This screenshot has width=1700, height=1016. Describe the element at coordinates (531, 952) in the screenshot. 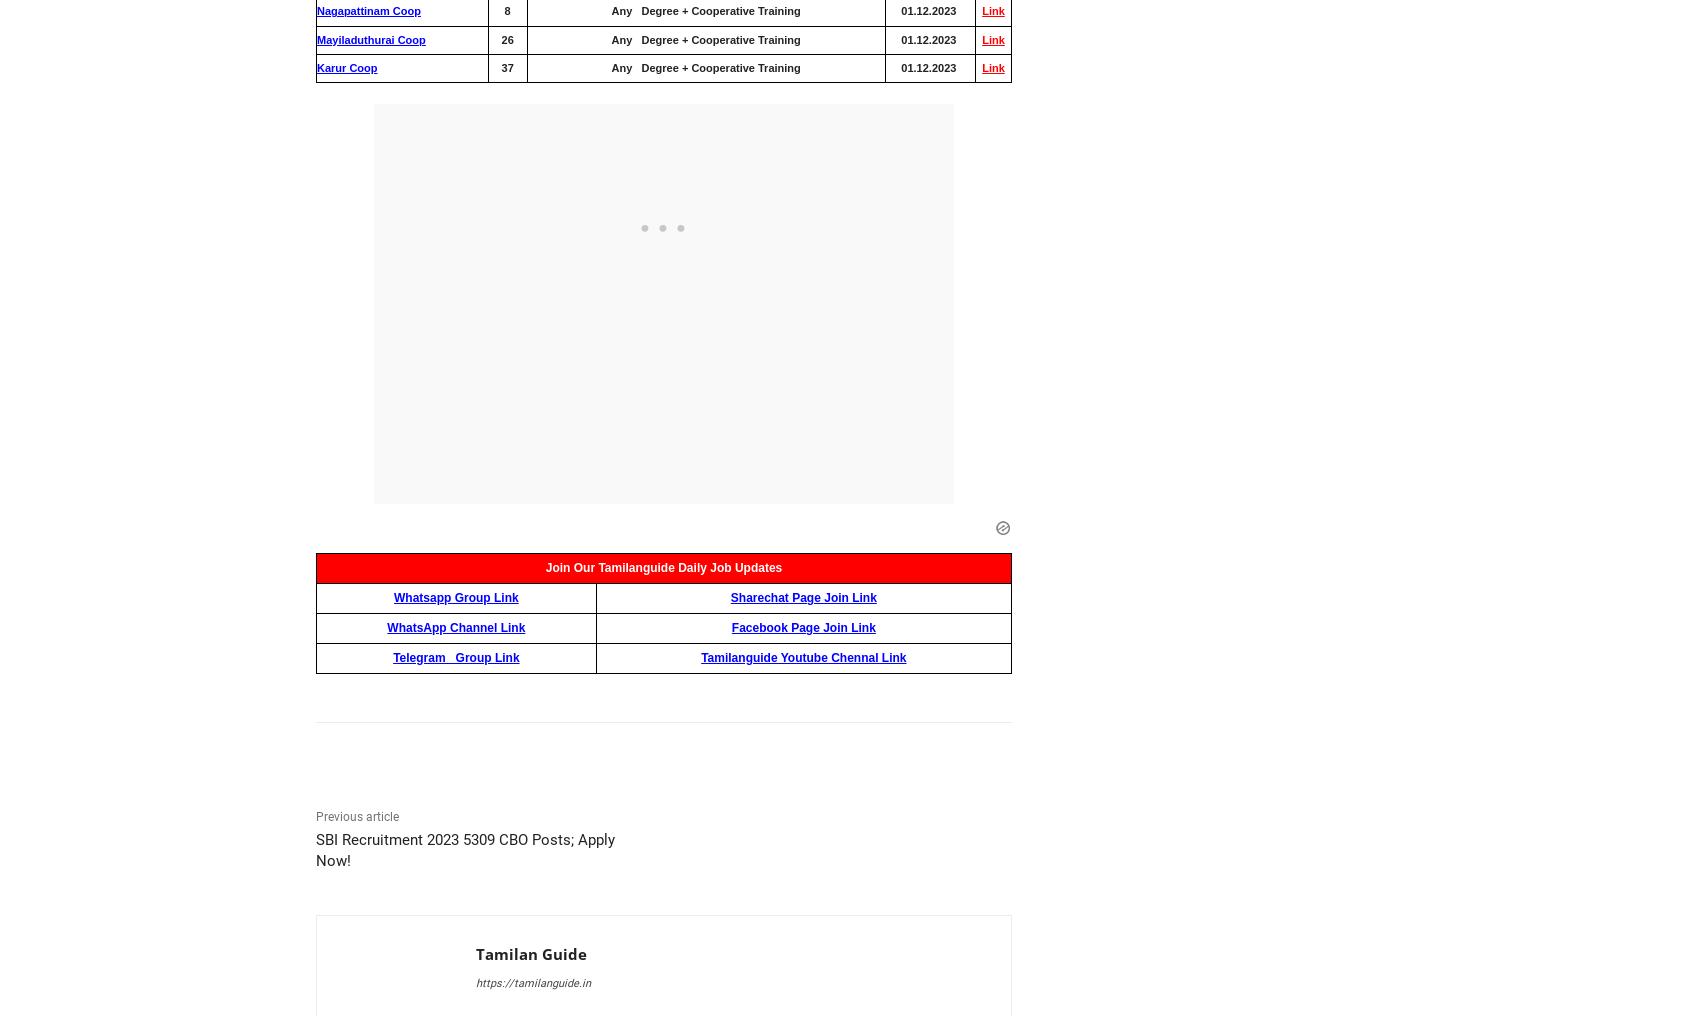

I see `'Tamilan Guide'` at that location.